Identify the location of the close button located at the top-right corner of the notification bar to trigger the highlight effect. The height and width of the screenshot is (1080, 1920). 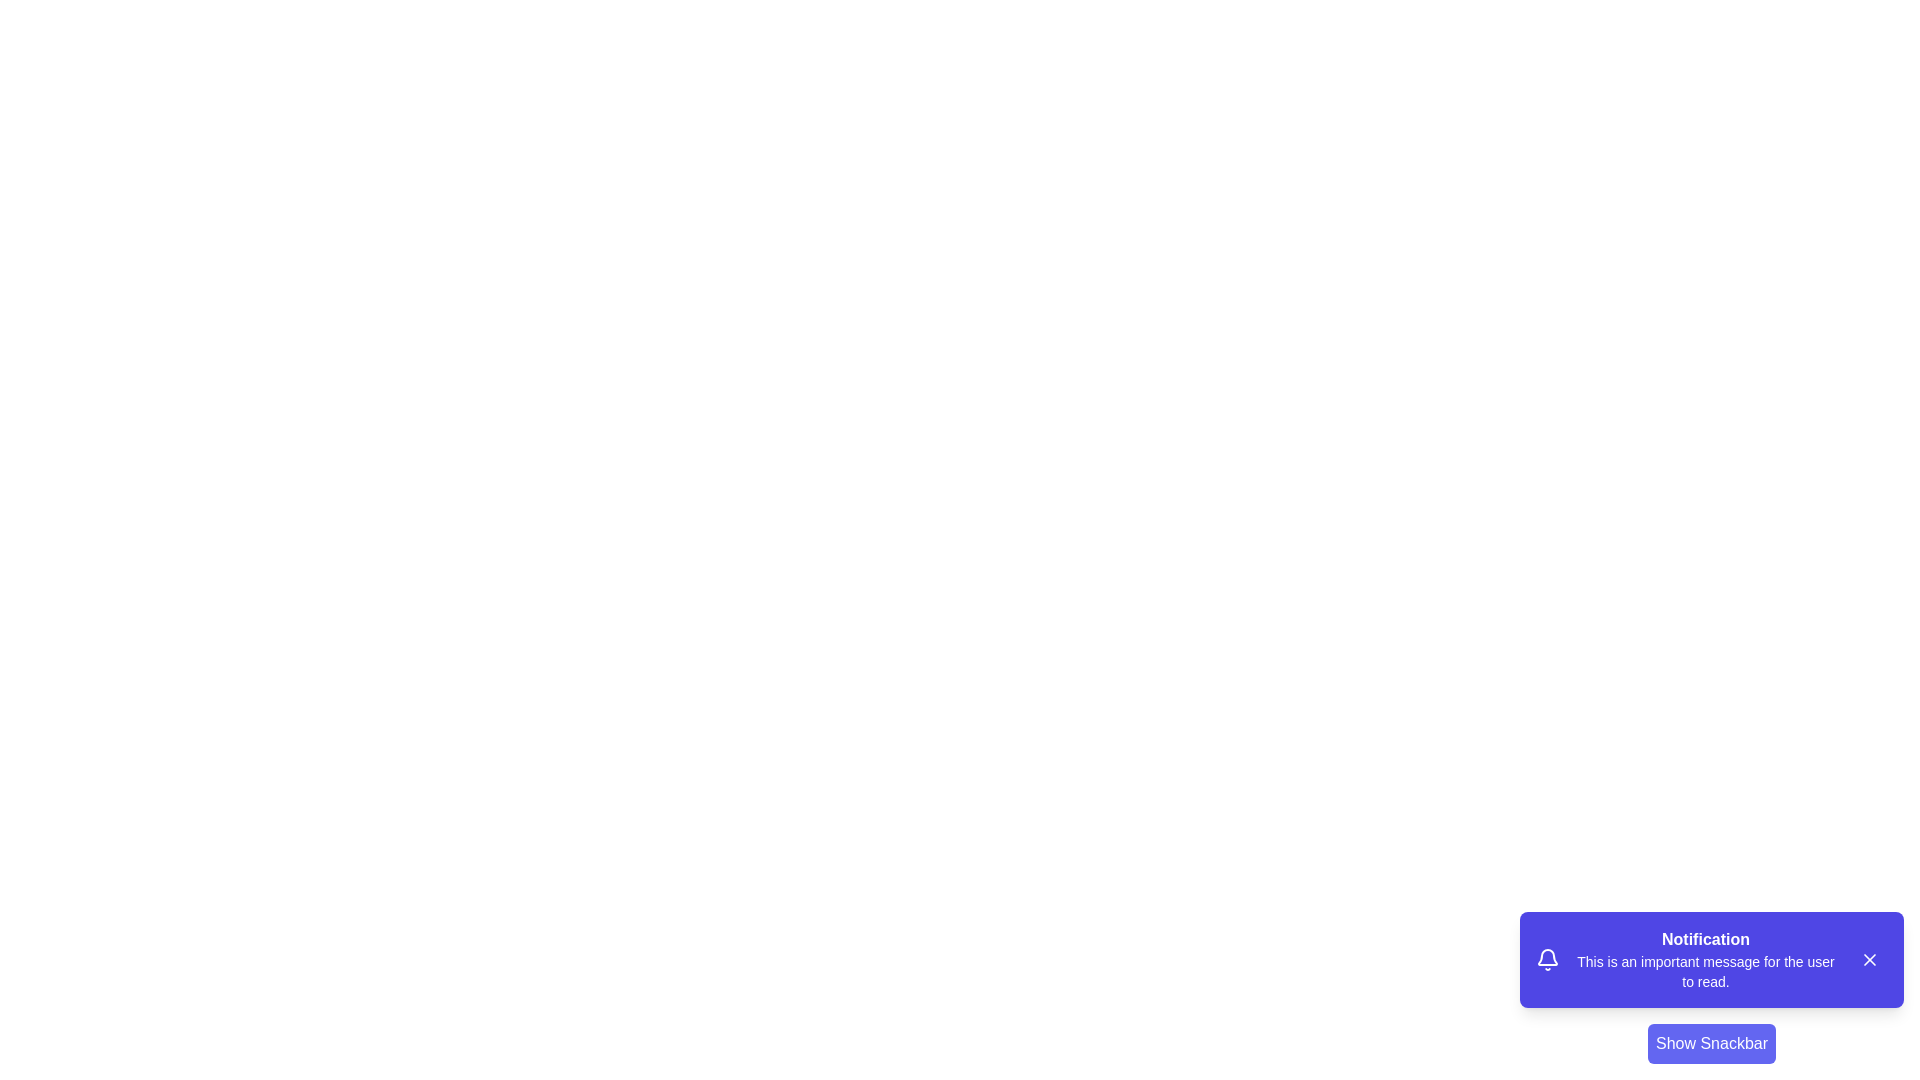
(1869, 959).